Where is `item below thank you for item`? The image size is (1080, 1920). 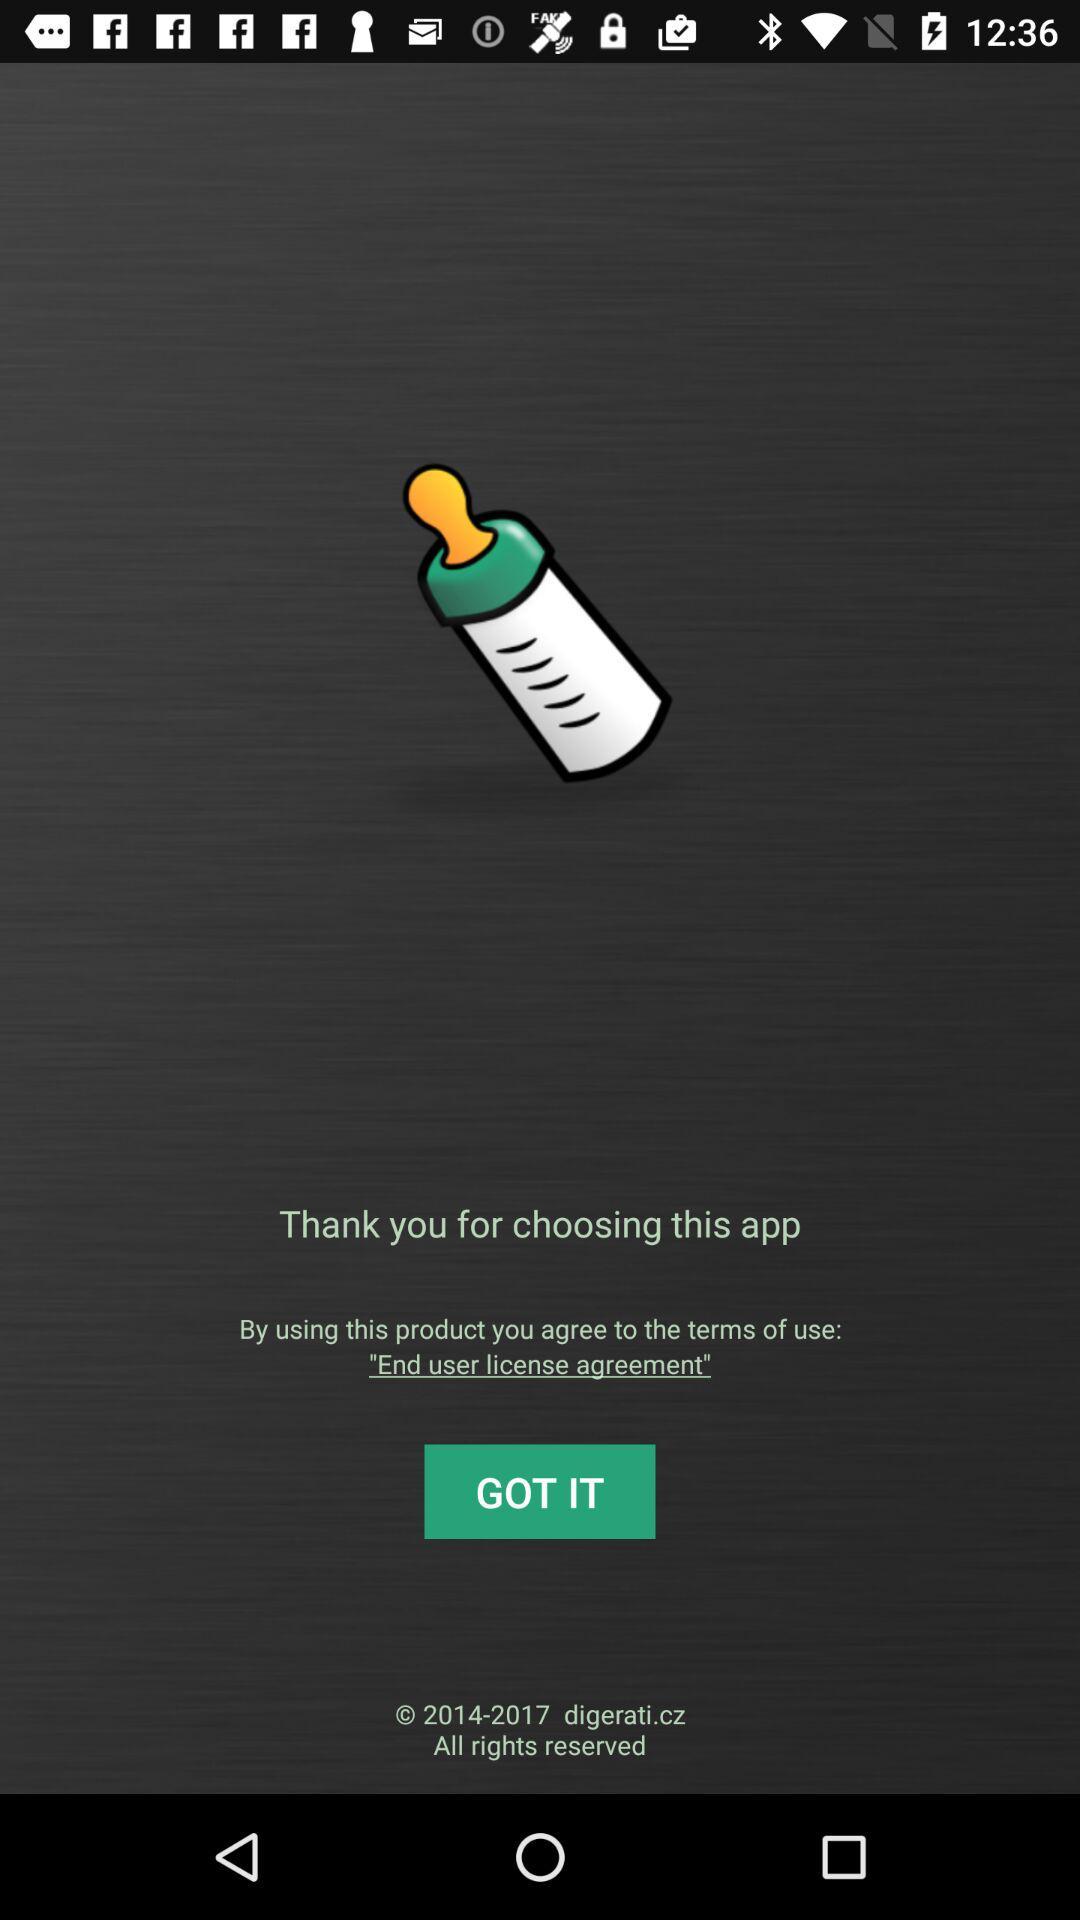
item below thank you for item is located at coordinates (540, 1328).